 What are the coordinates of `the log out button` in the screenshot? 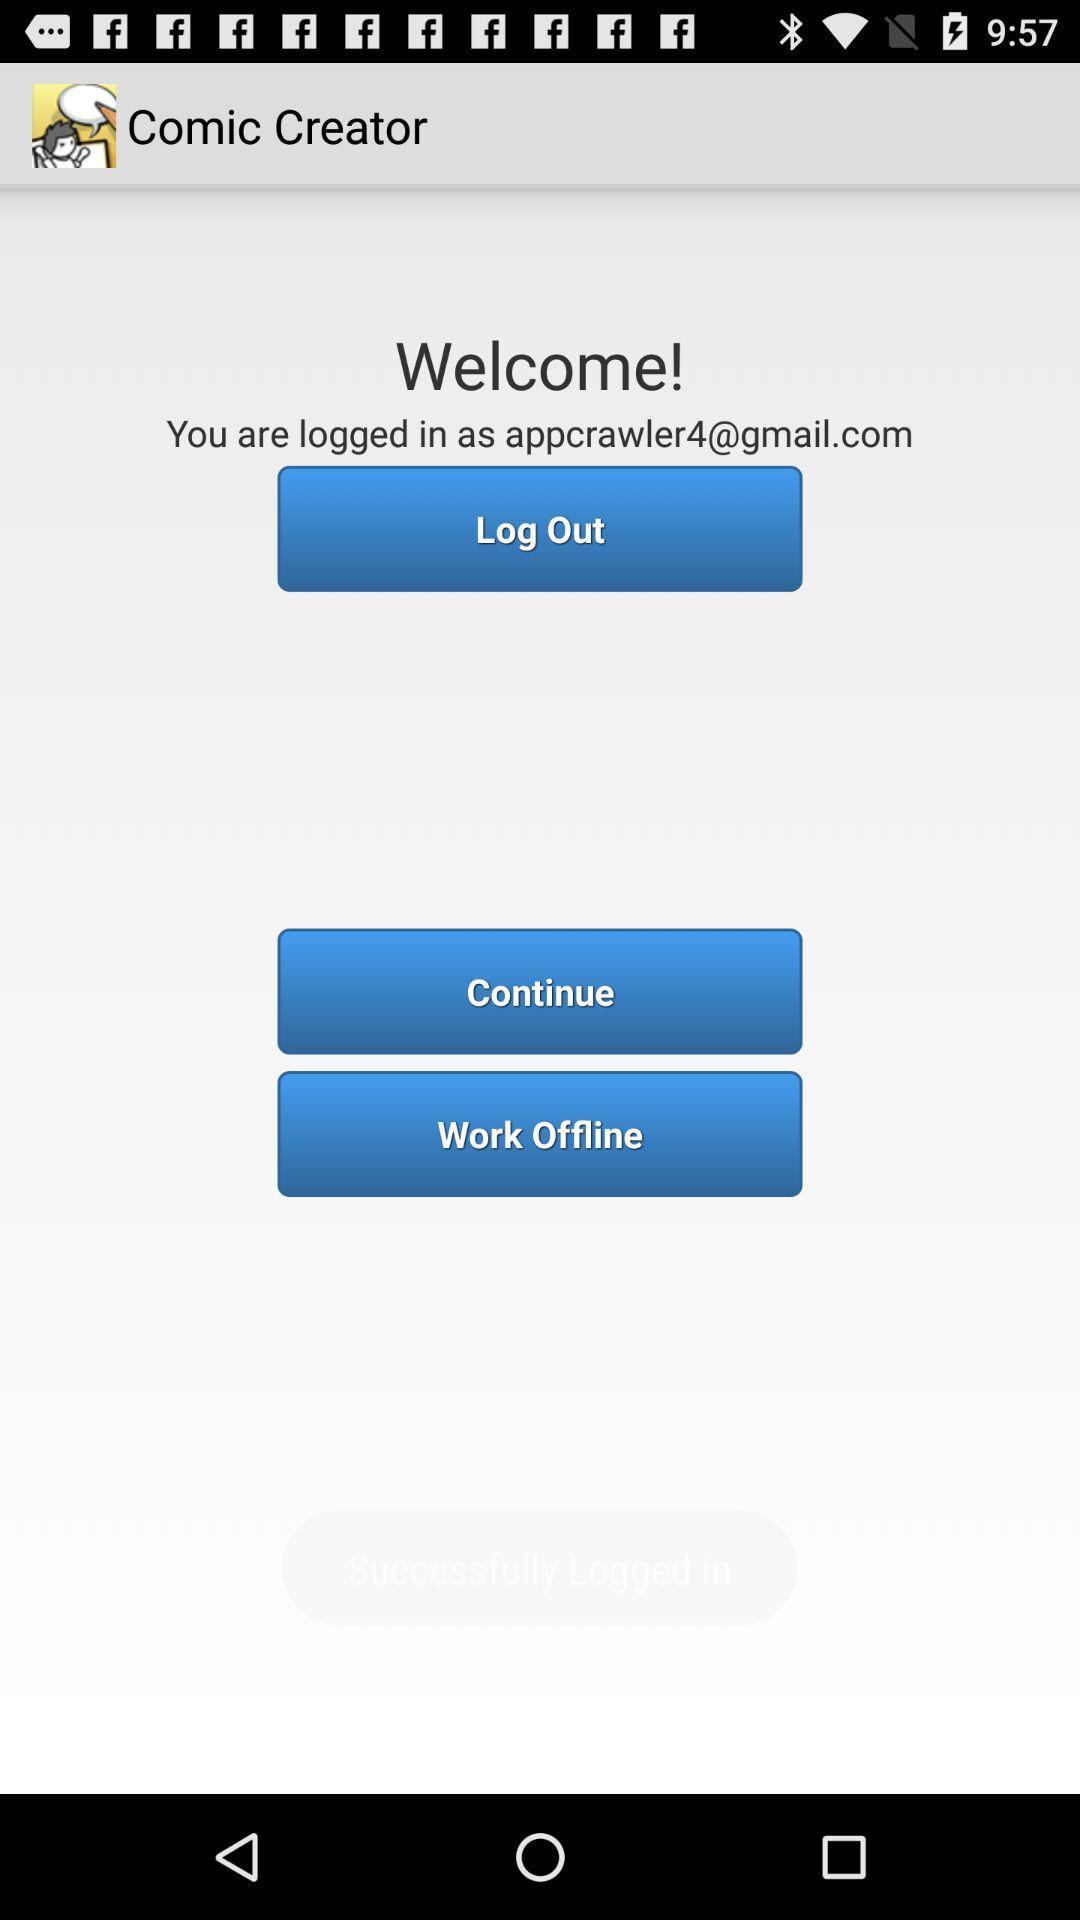 It's located at (540, 528).